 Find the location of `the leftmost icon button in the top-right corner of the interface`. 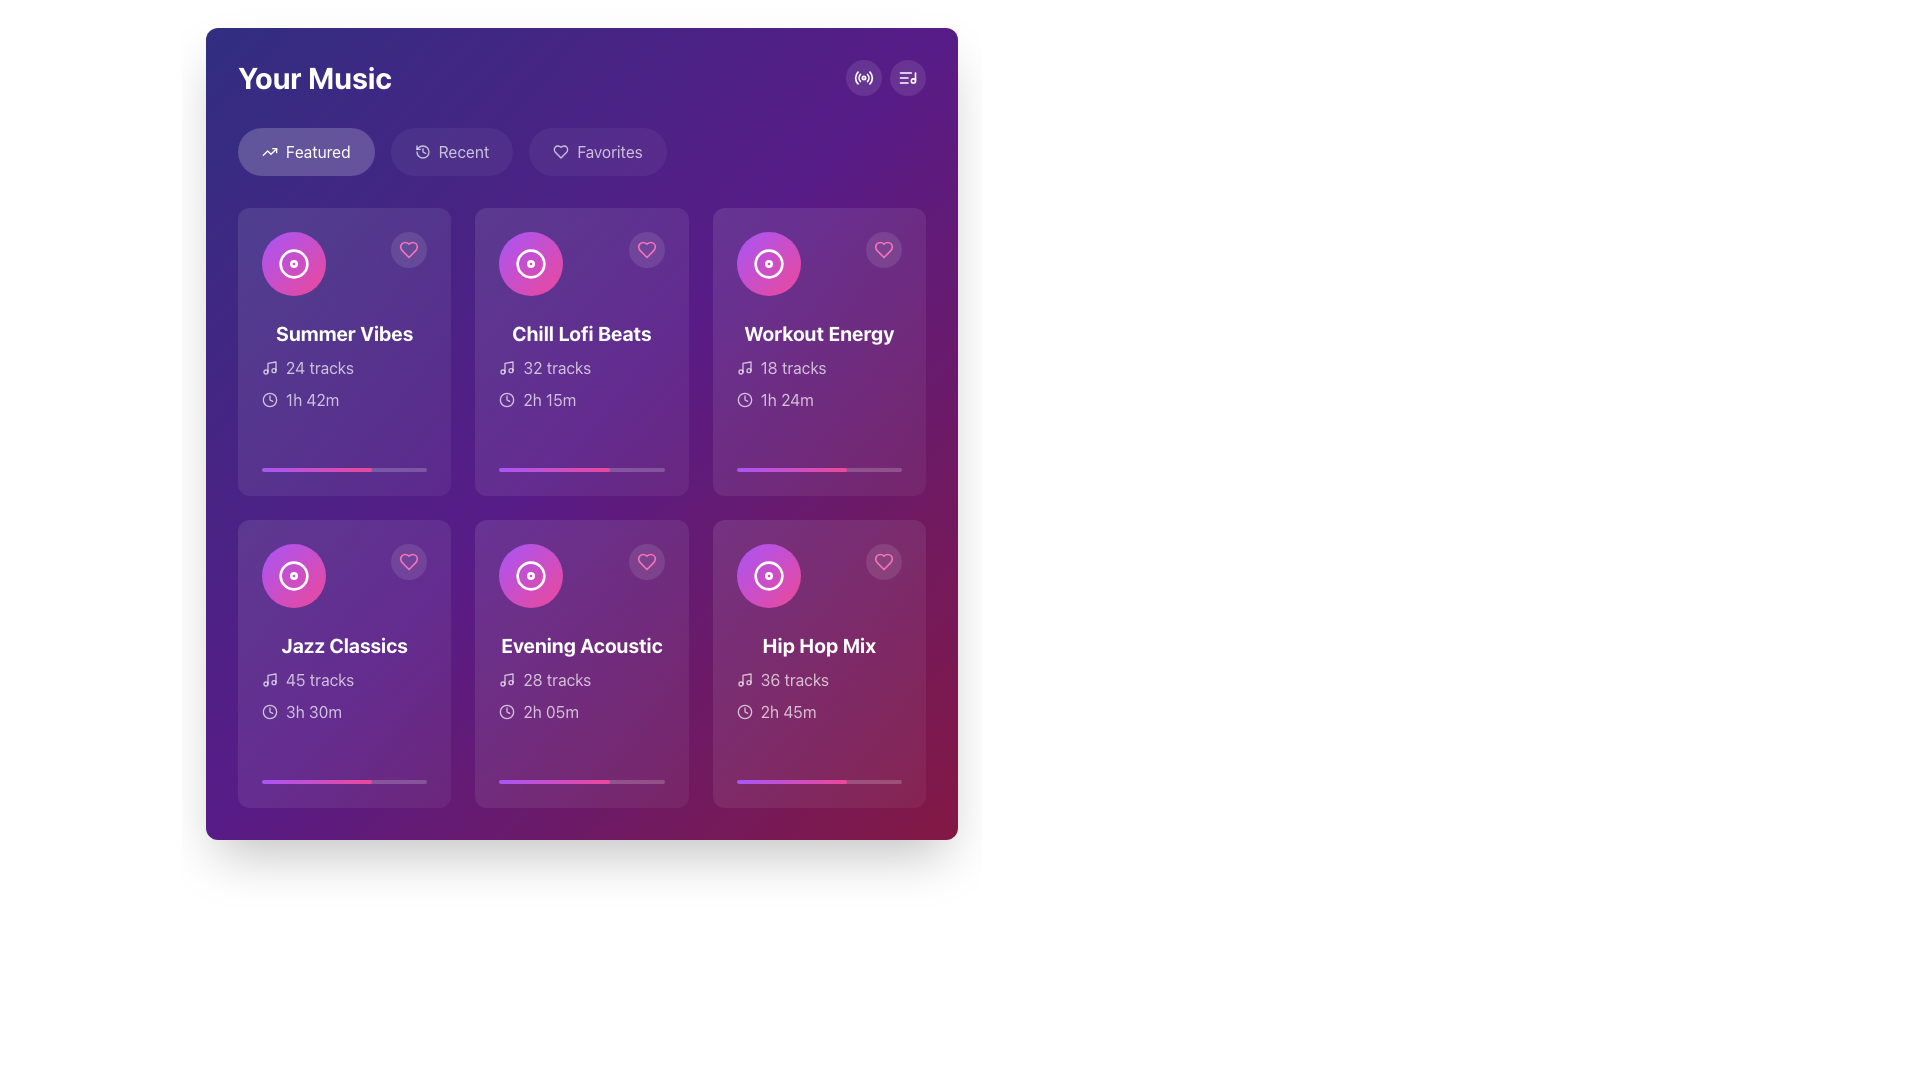

the leftmost icon button in the top-right corner of the interface is located at coordinates (864, 76).